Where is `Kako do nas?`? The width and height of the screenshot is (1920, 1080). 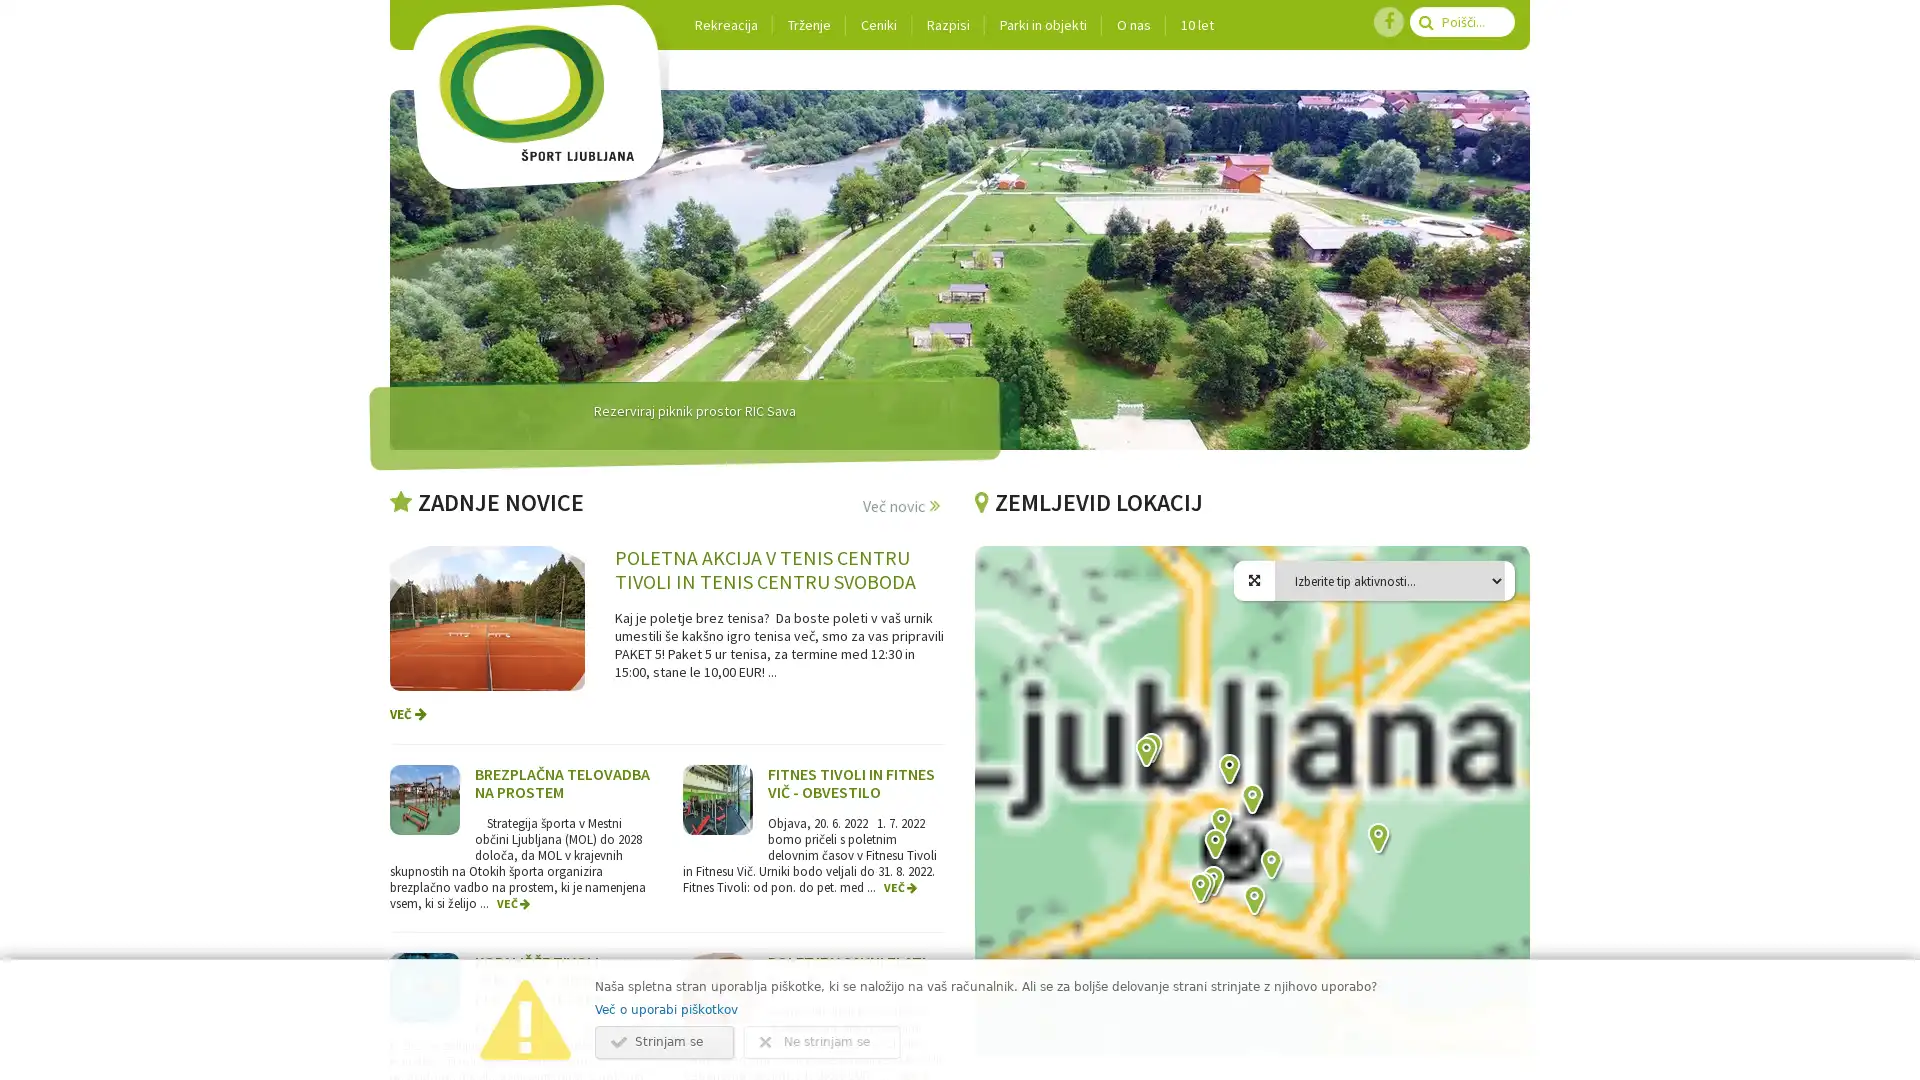 Kako do nas? is located at coordinates (1199, 889).